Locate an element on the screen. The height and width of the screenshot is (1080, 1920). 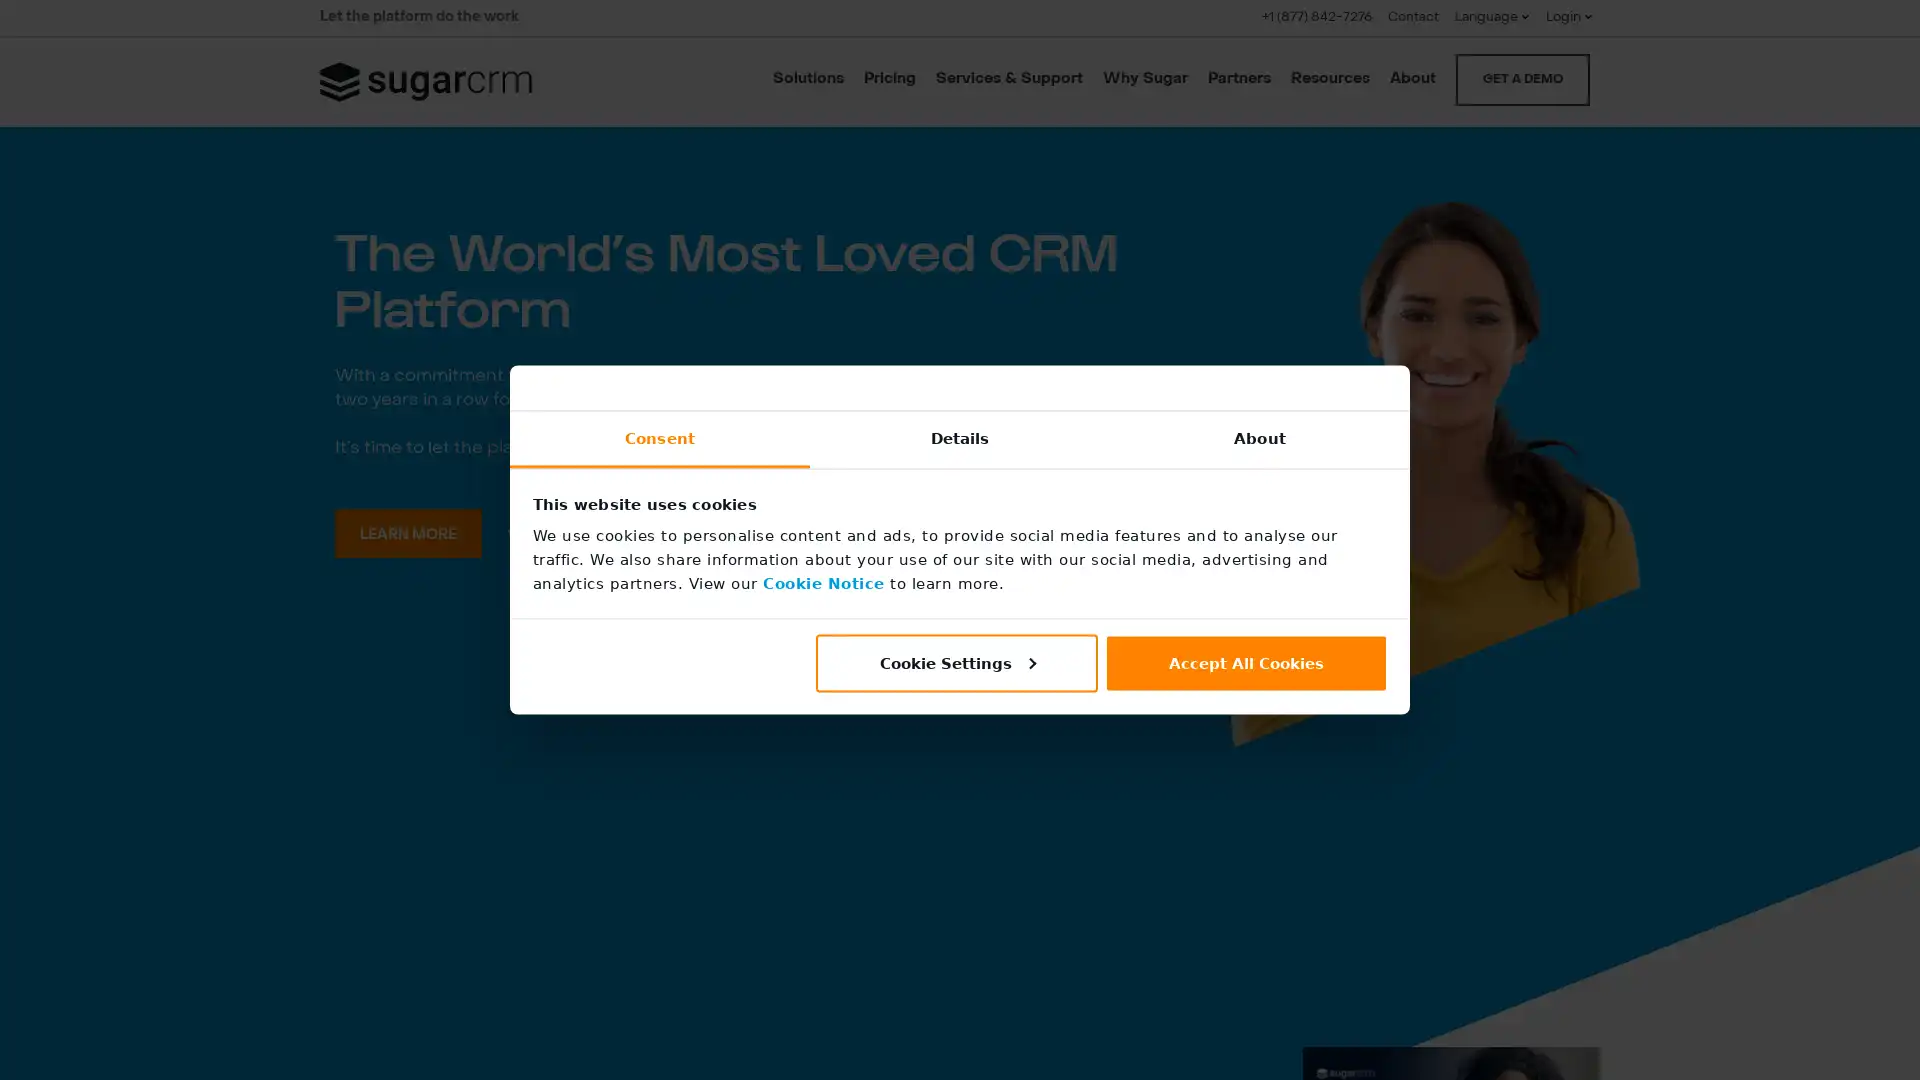
Accept All Cookies is located at coordinates (1245, 663).